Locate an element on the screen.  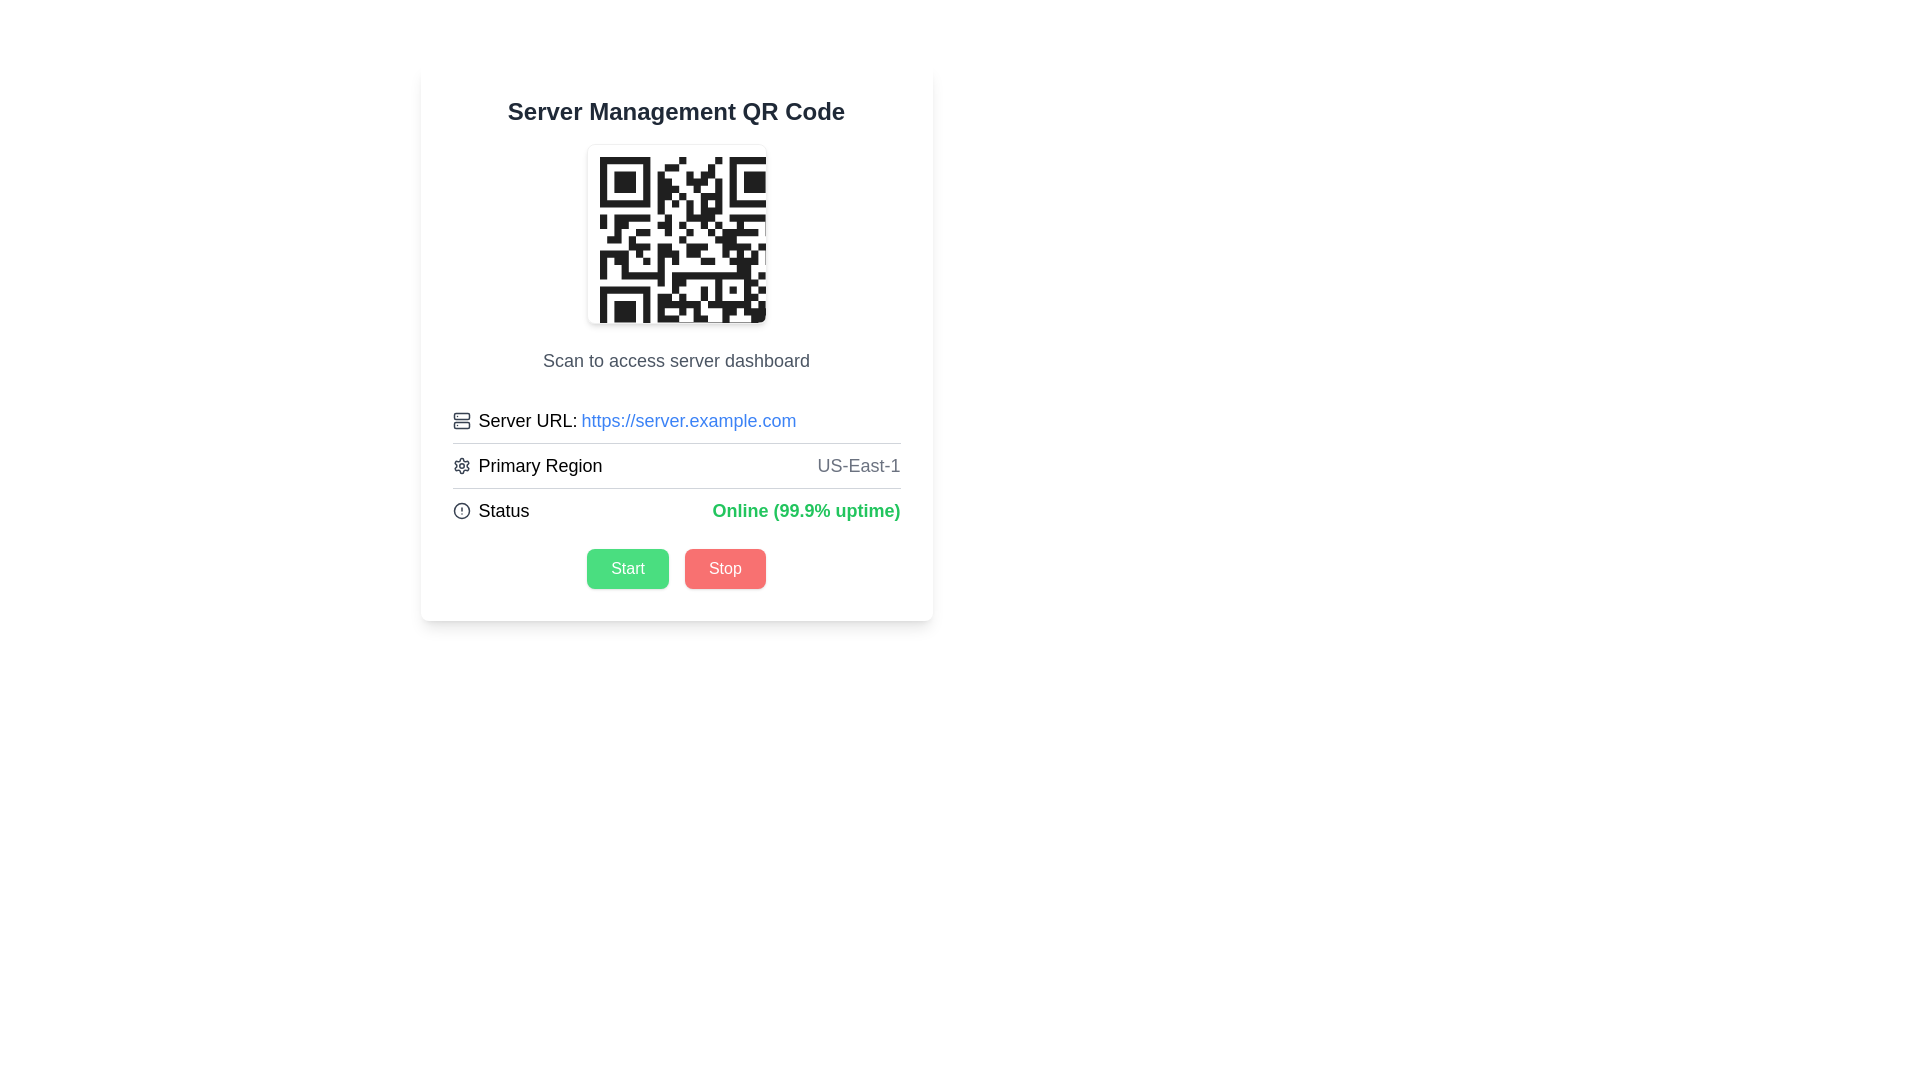
the 'Stop' button with a red background and white text to observe potential hover effects is located at coordinates (724, 569).